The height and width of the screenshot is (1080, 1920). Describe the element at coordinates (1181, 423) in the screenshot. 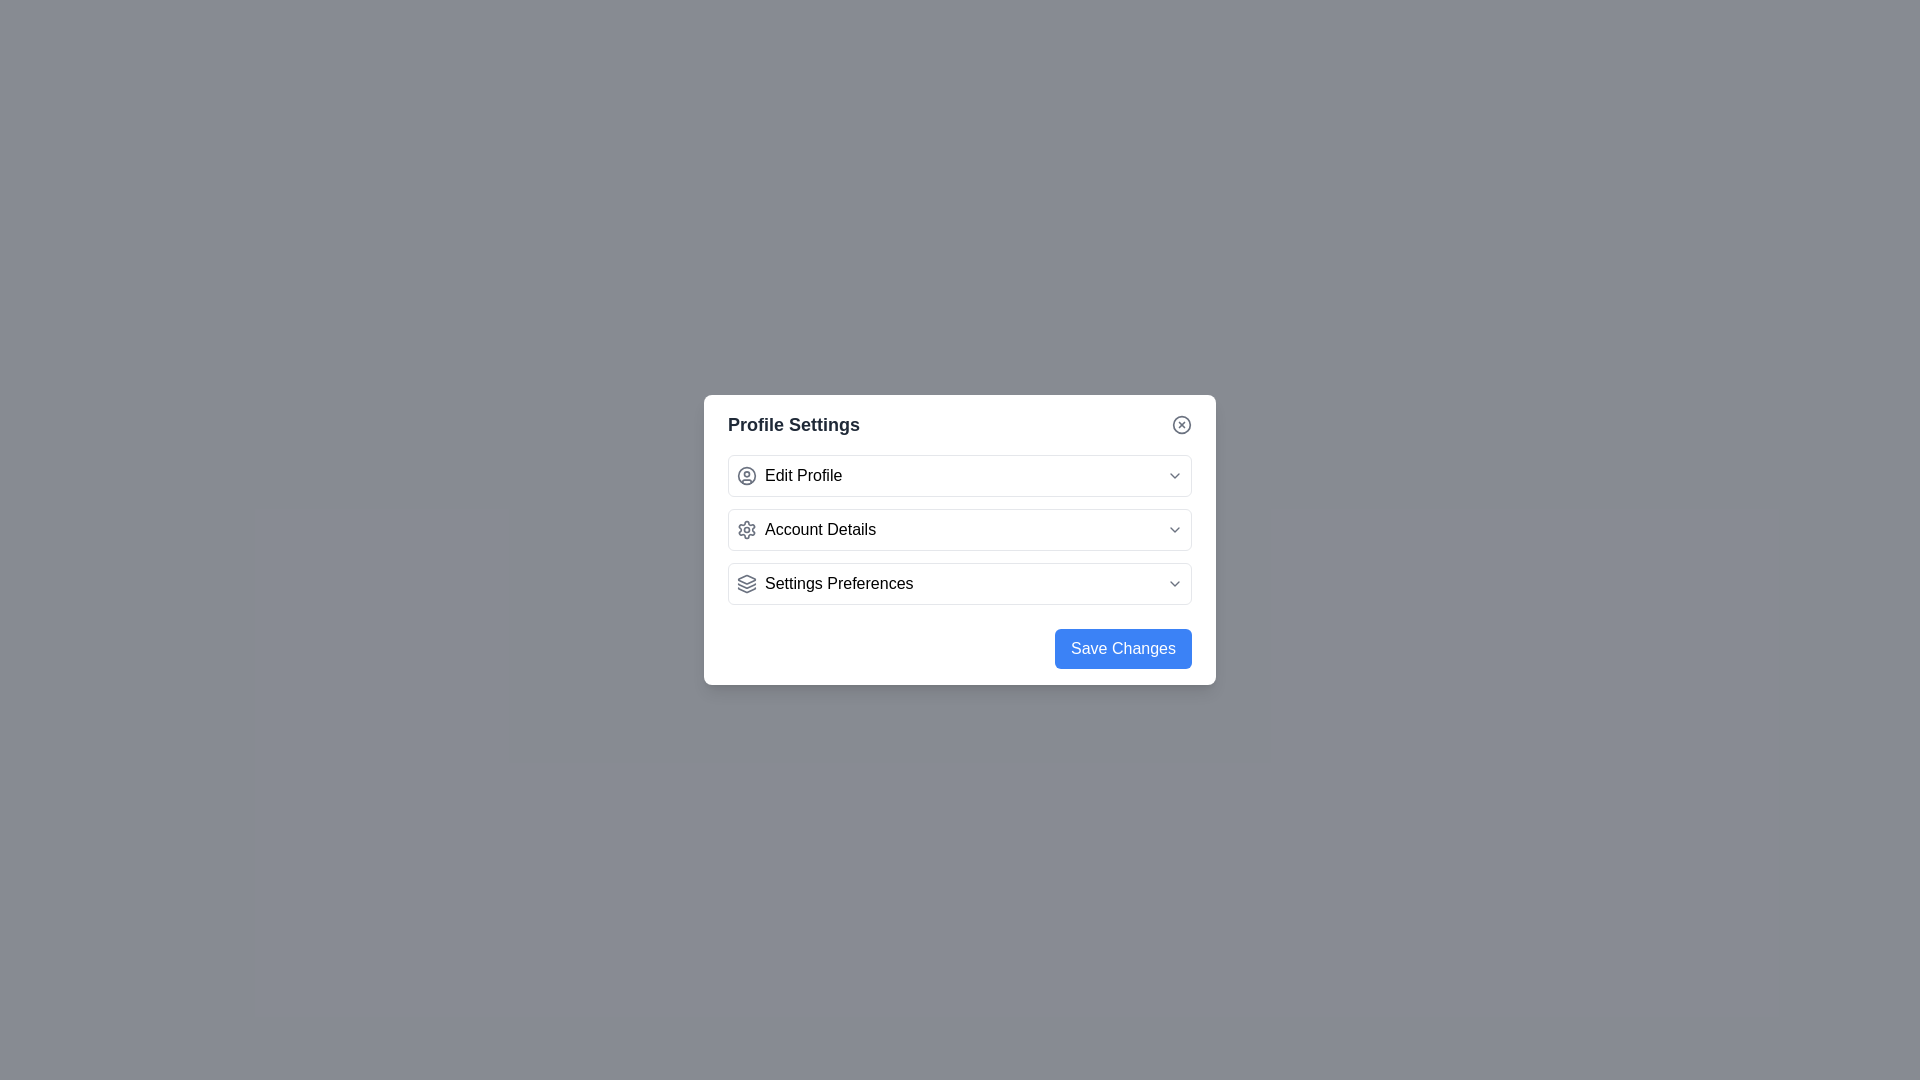

I see `close button in the top-right corner of the dialog to dismiss it` at that location.